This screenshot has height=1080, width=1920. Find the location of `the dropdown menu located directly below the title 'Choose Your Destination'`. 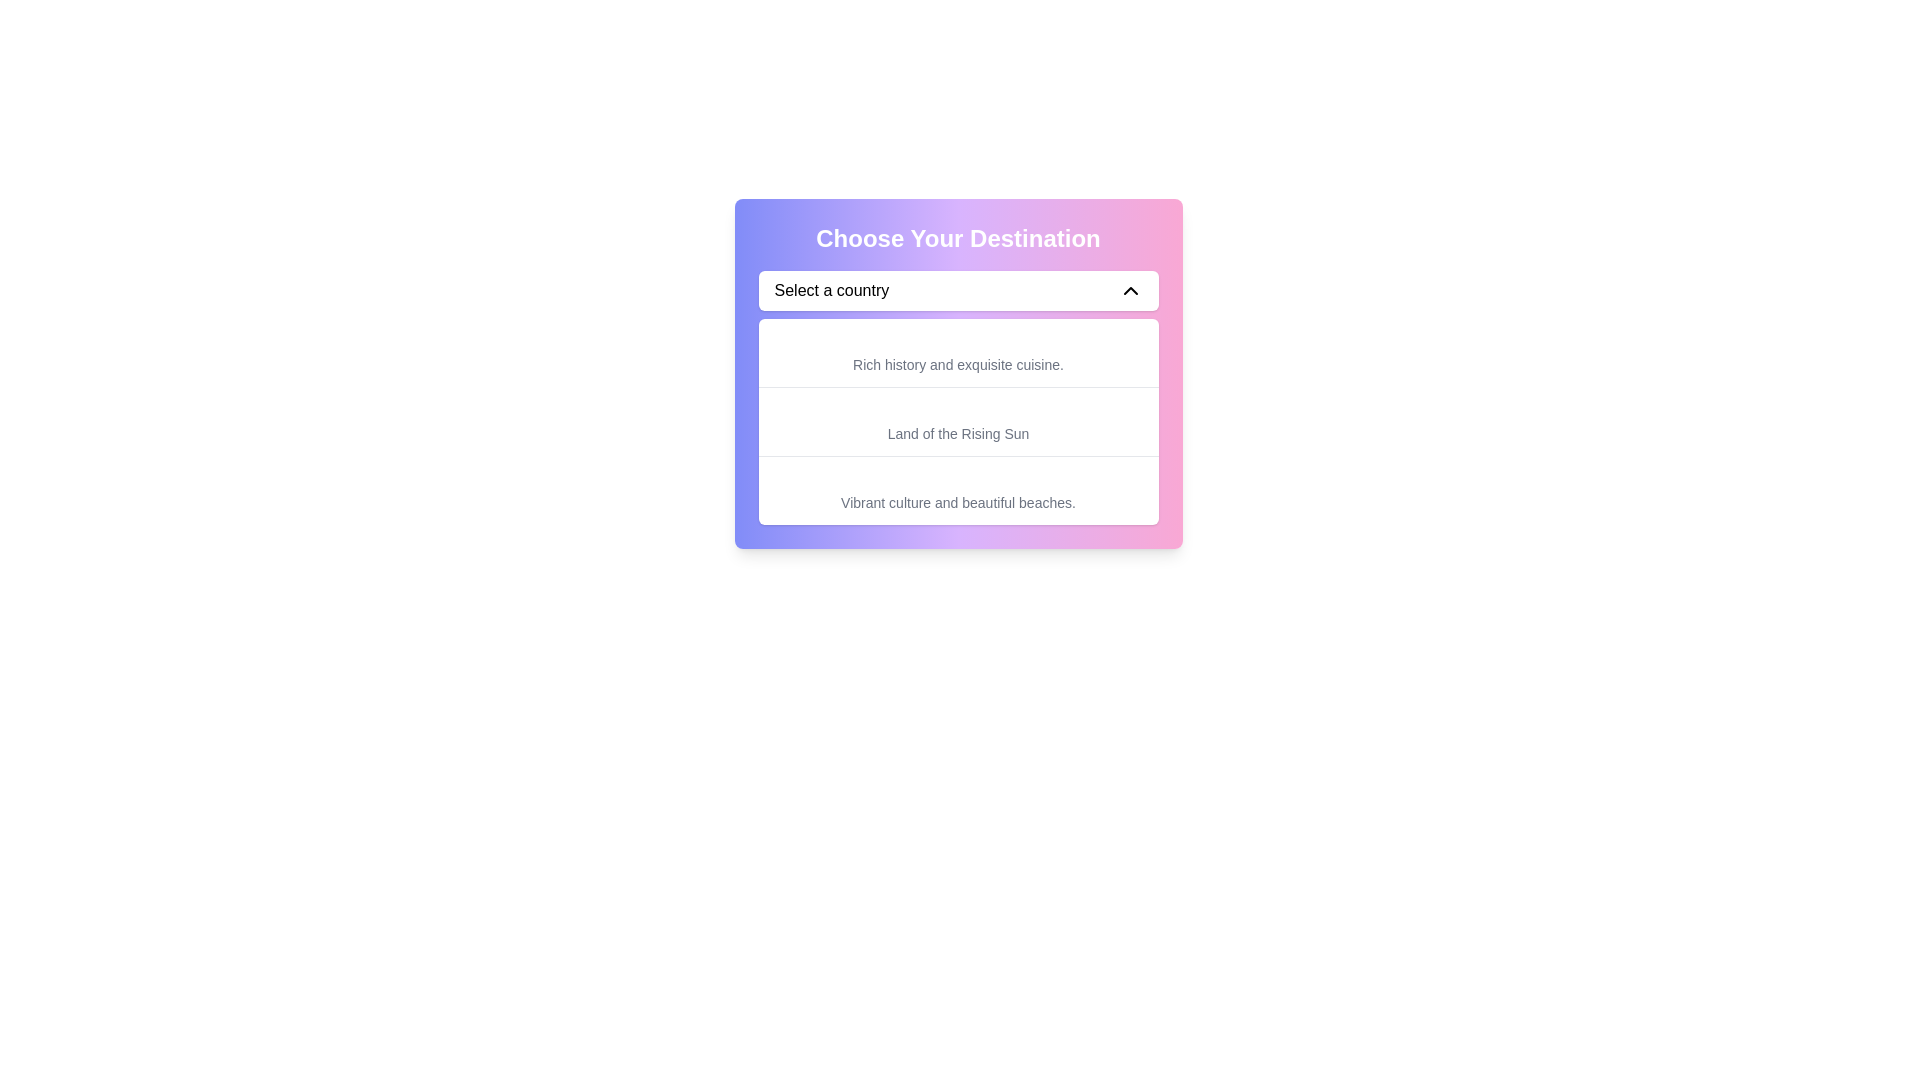

the dropdown menu located directly below the title 'Choose Your Destination' is located at coordinates (957, 290).